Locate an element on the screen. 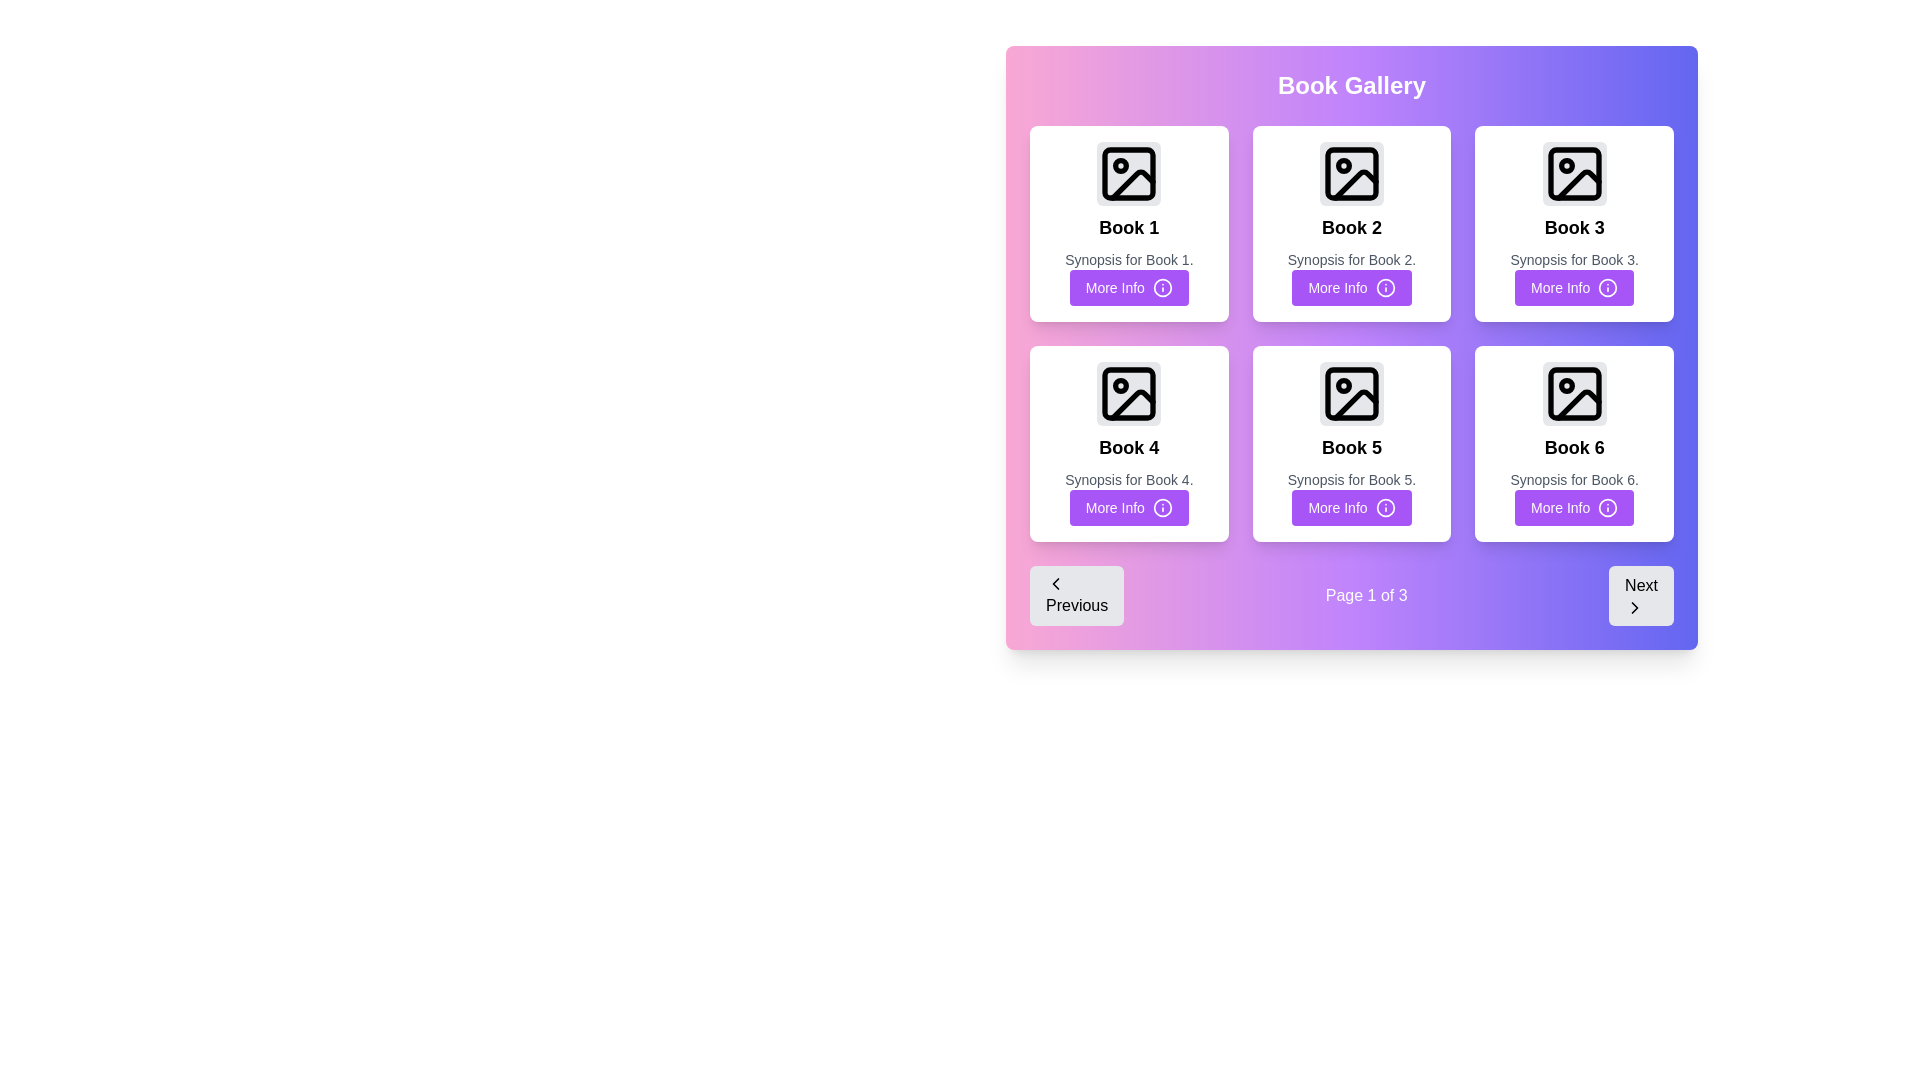  the small rectangular UI component with rounded corners located inside the image icon of the 'Book 4' card in the second row, first column of the grid is located at coordinates (1129, 393).